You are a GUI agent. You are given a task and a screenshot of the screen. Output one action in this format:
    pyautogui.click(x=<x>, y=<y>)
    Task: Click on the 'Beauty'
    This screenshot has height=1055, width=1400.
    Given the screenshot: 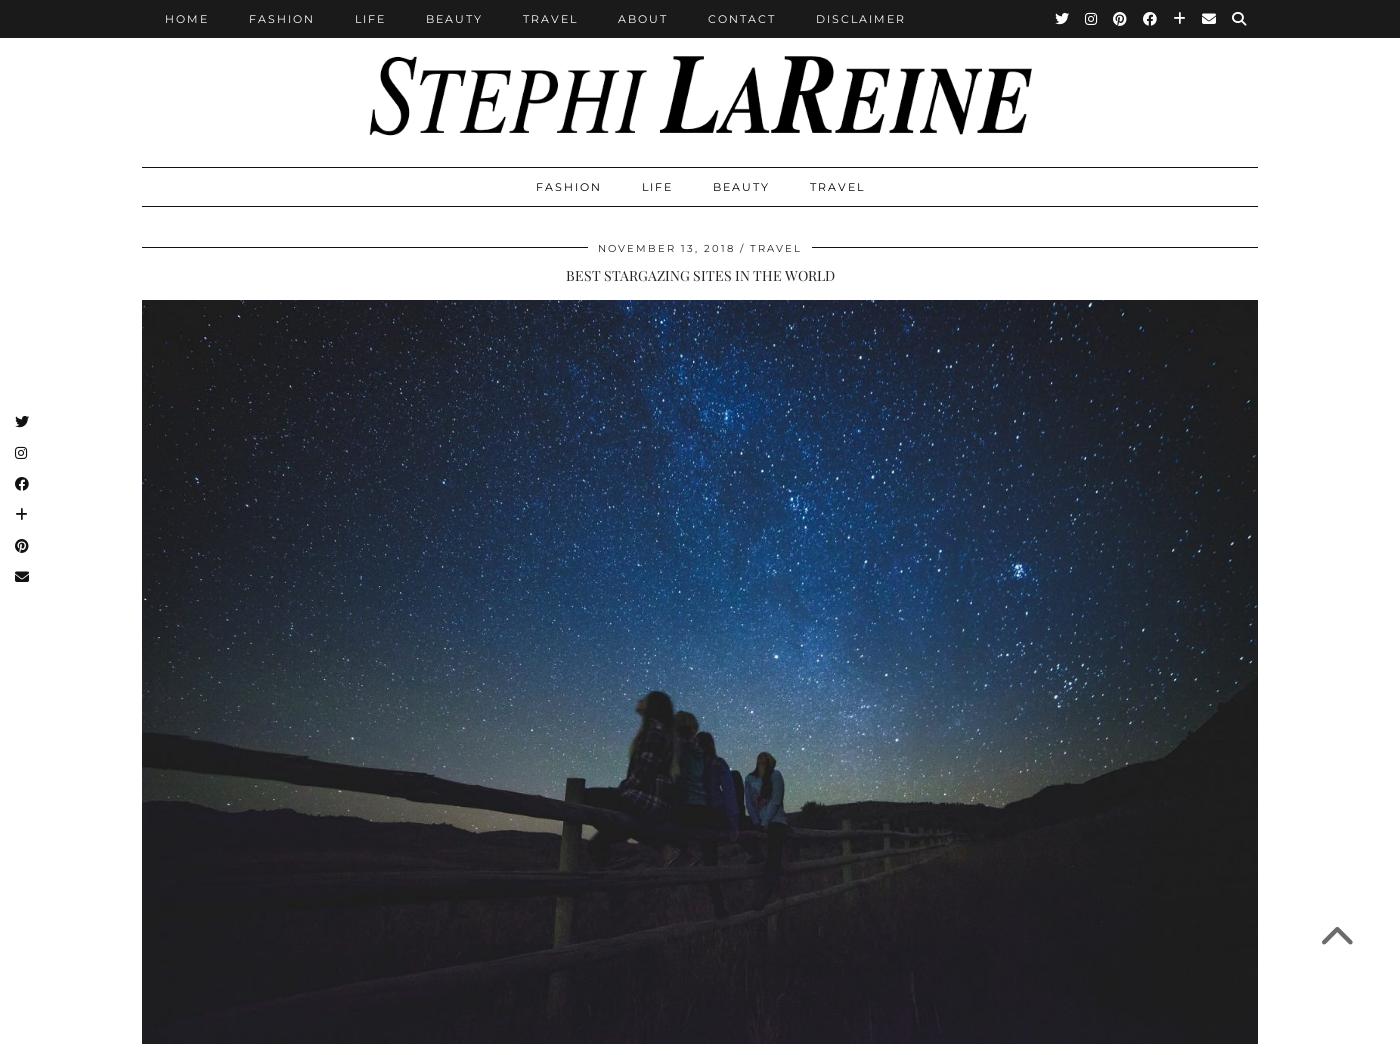 What is the action you would take?
    pyautogui.click(x=454, y=18)
    